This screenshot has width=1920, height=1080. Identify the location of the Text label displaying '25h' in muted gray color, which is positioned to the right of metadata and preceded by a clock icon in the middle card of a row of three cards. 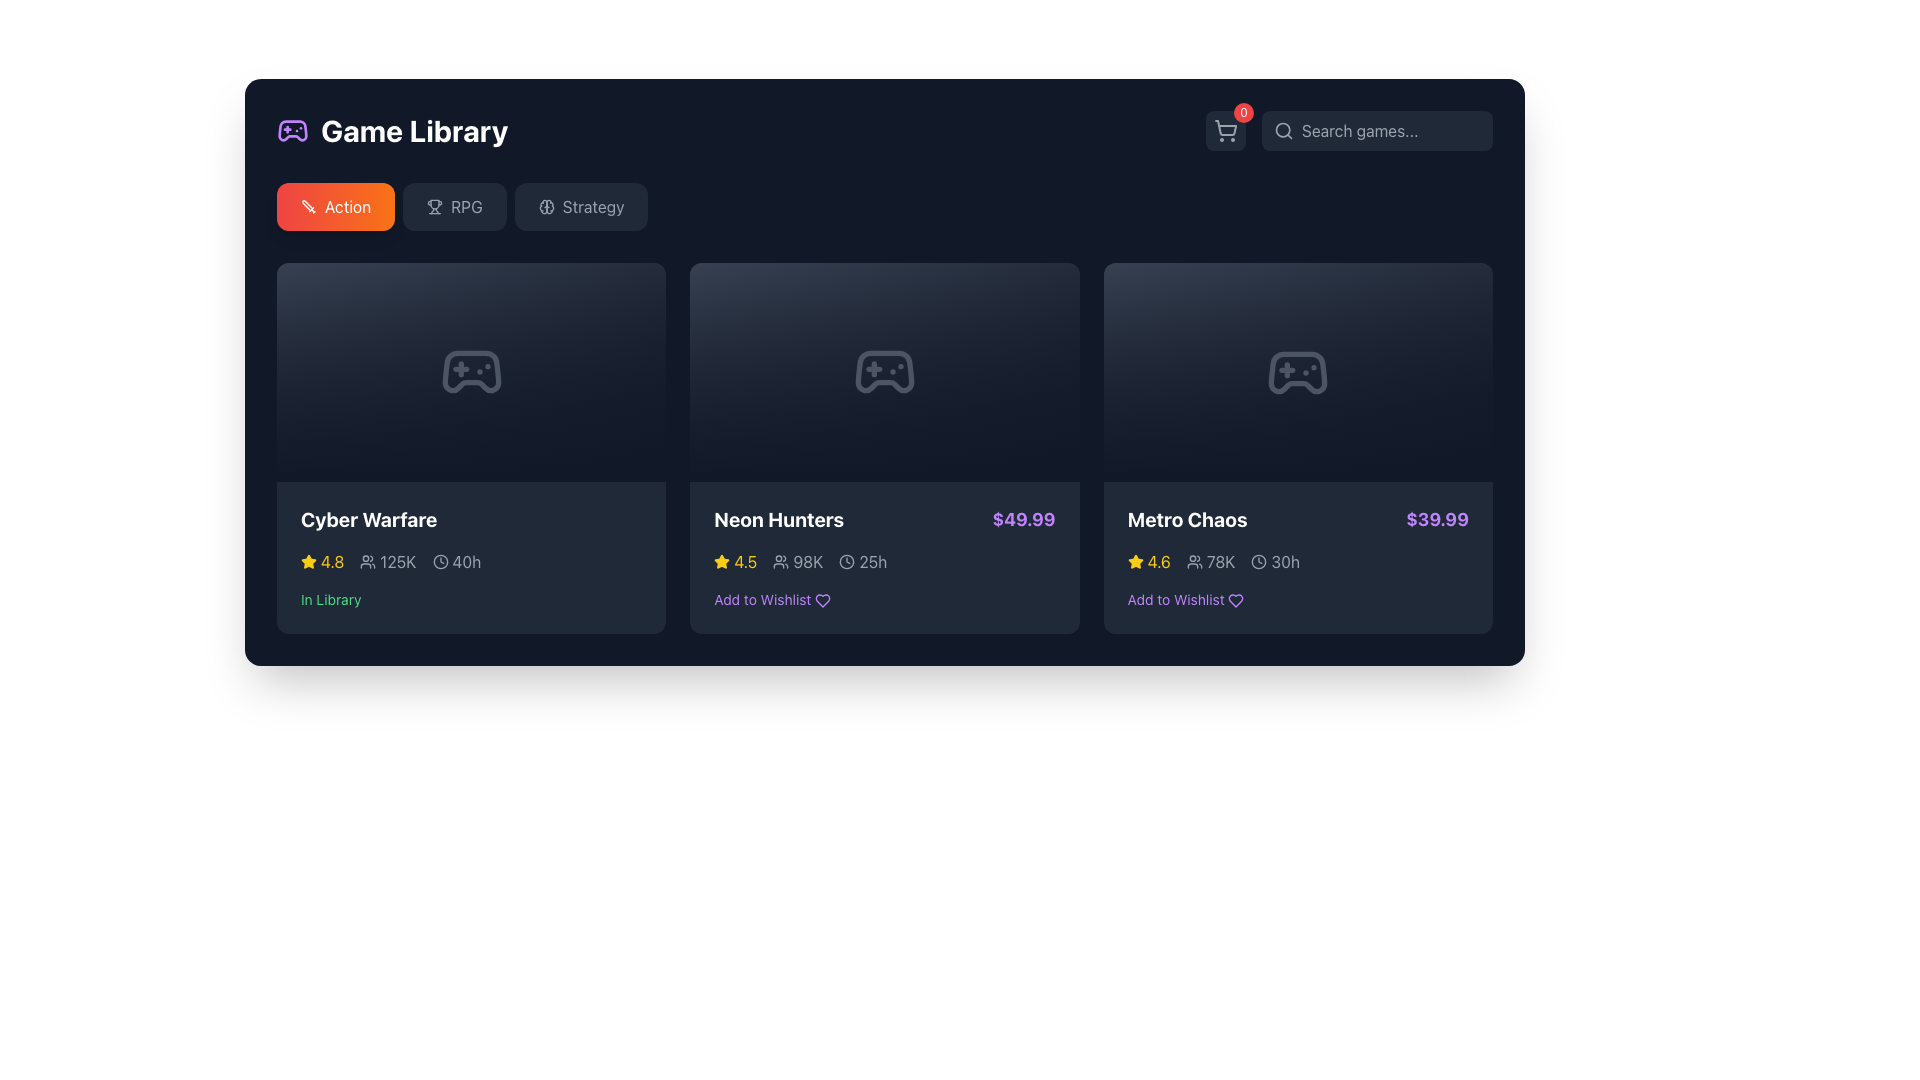
(873, 562).